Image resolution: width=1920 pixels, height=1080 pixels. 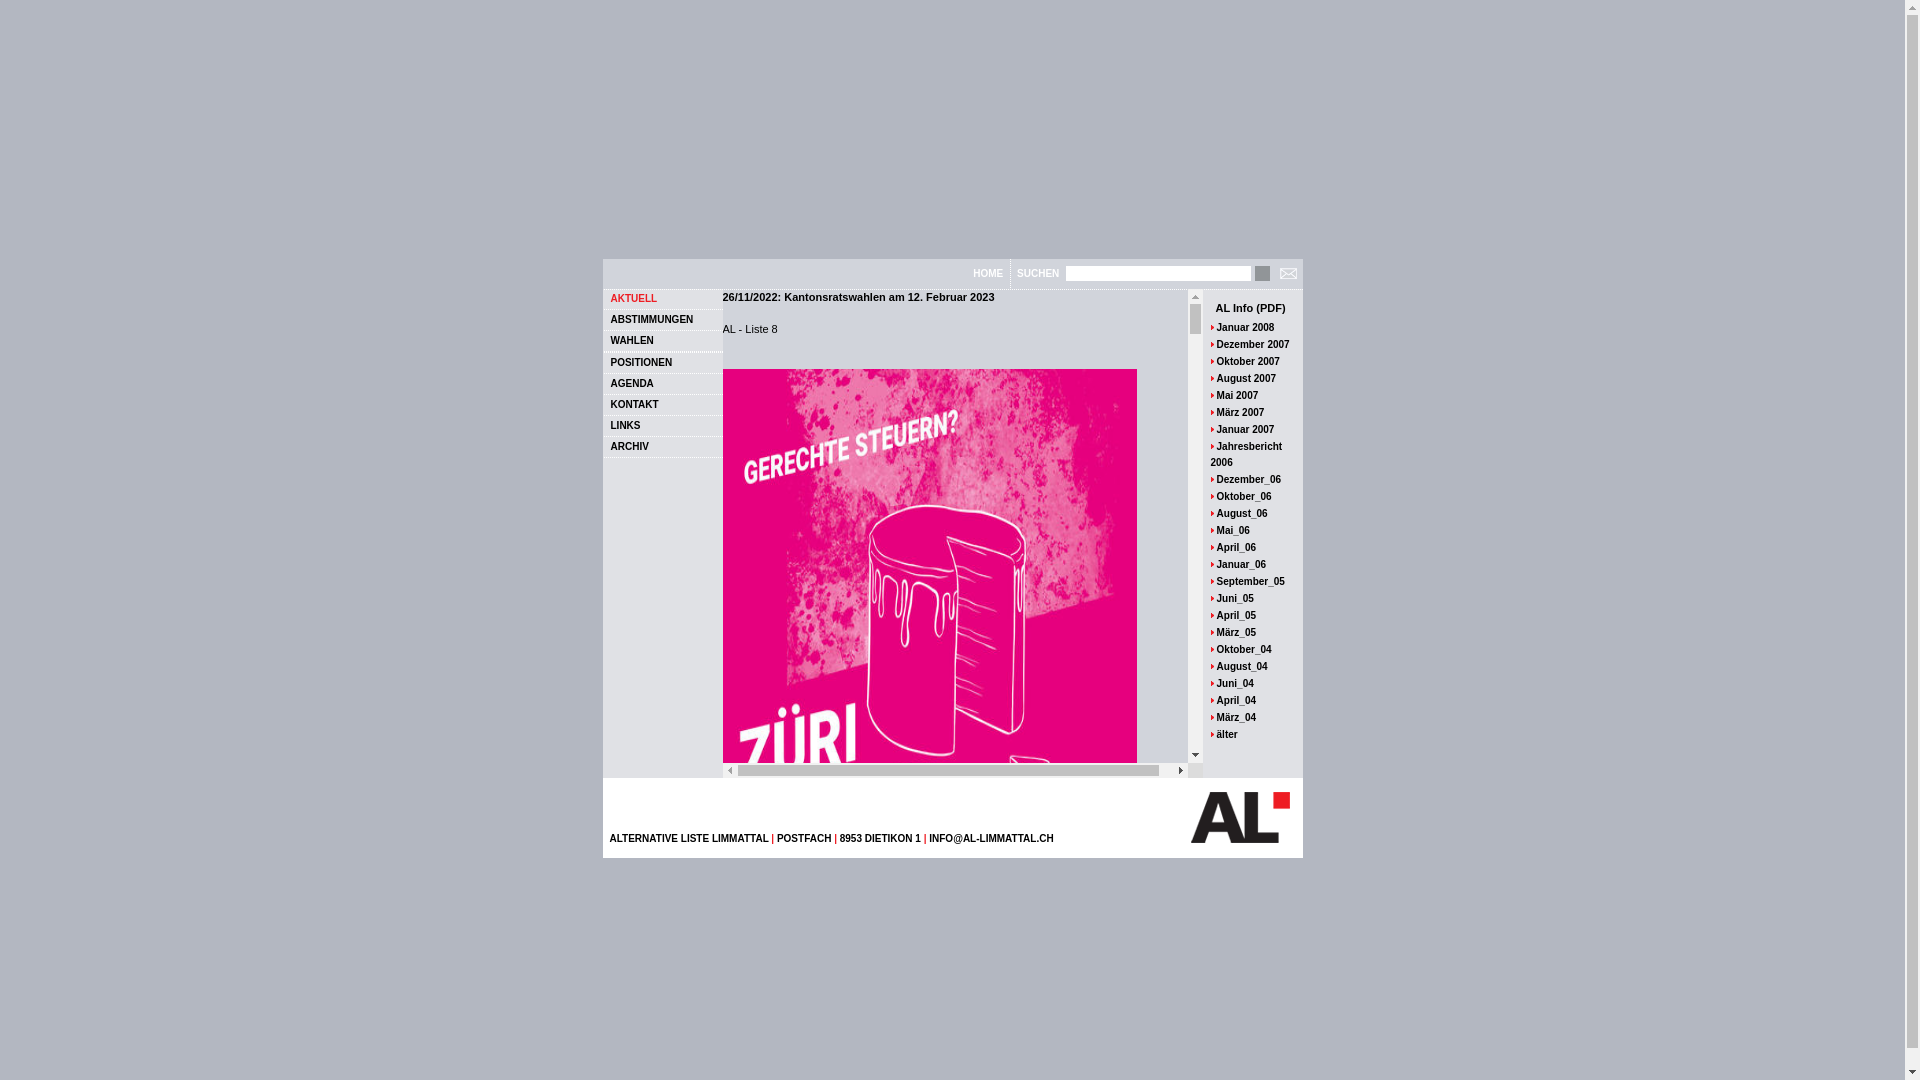 I want to click on 'Juni_04', so click(x=1234, y=682).